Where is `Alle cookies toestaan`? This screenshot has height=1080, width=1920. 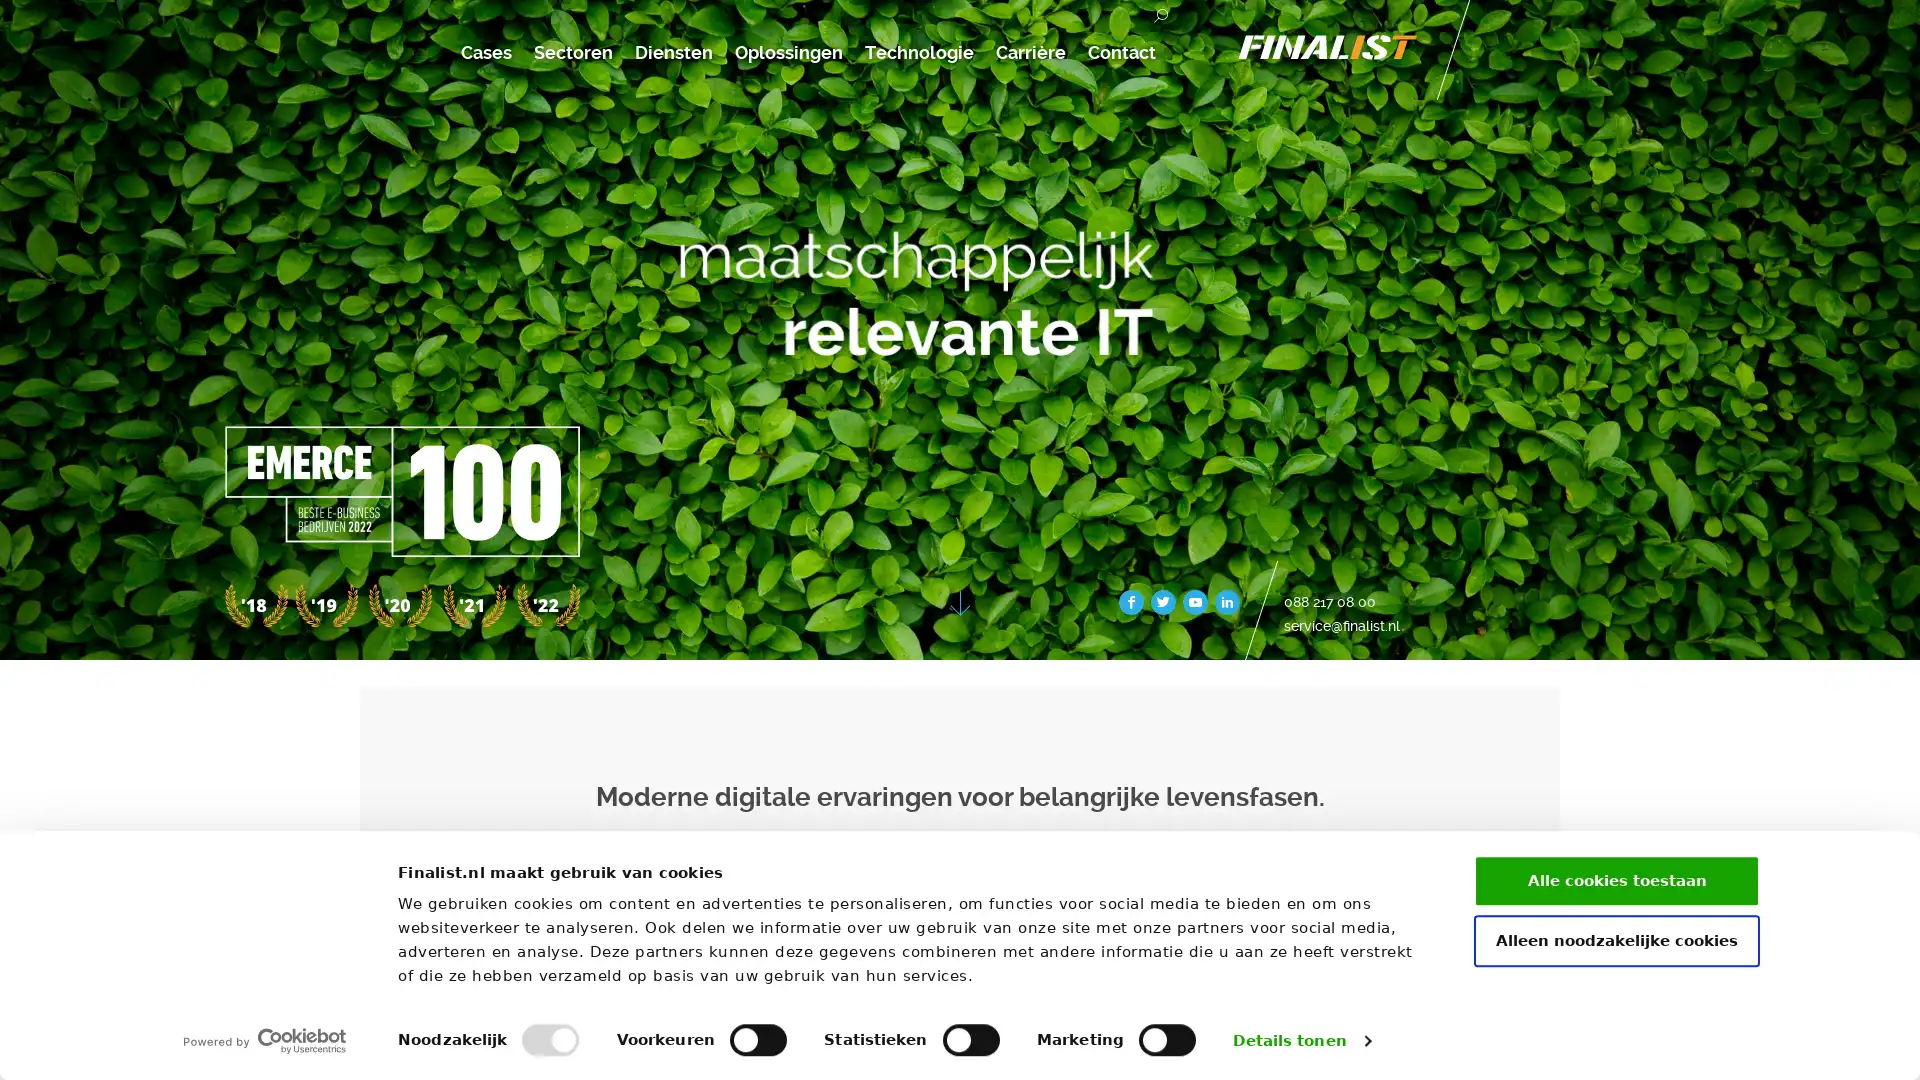 Alle cookies toestaan is located at coordinates (1617, 879).